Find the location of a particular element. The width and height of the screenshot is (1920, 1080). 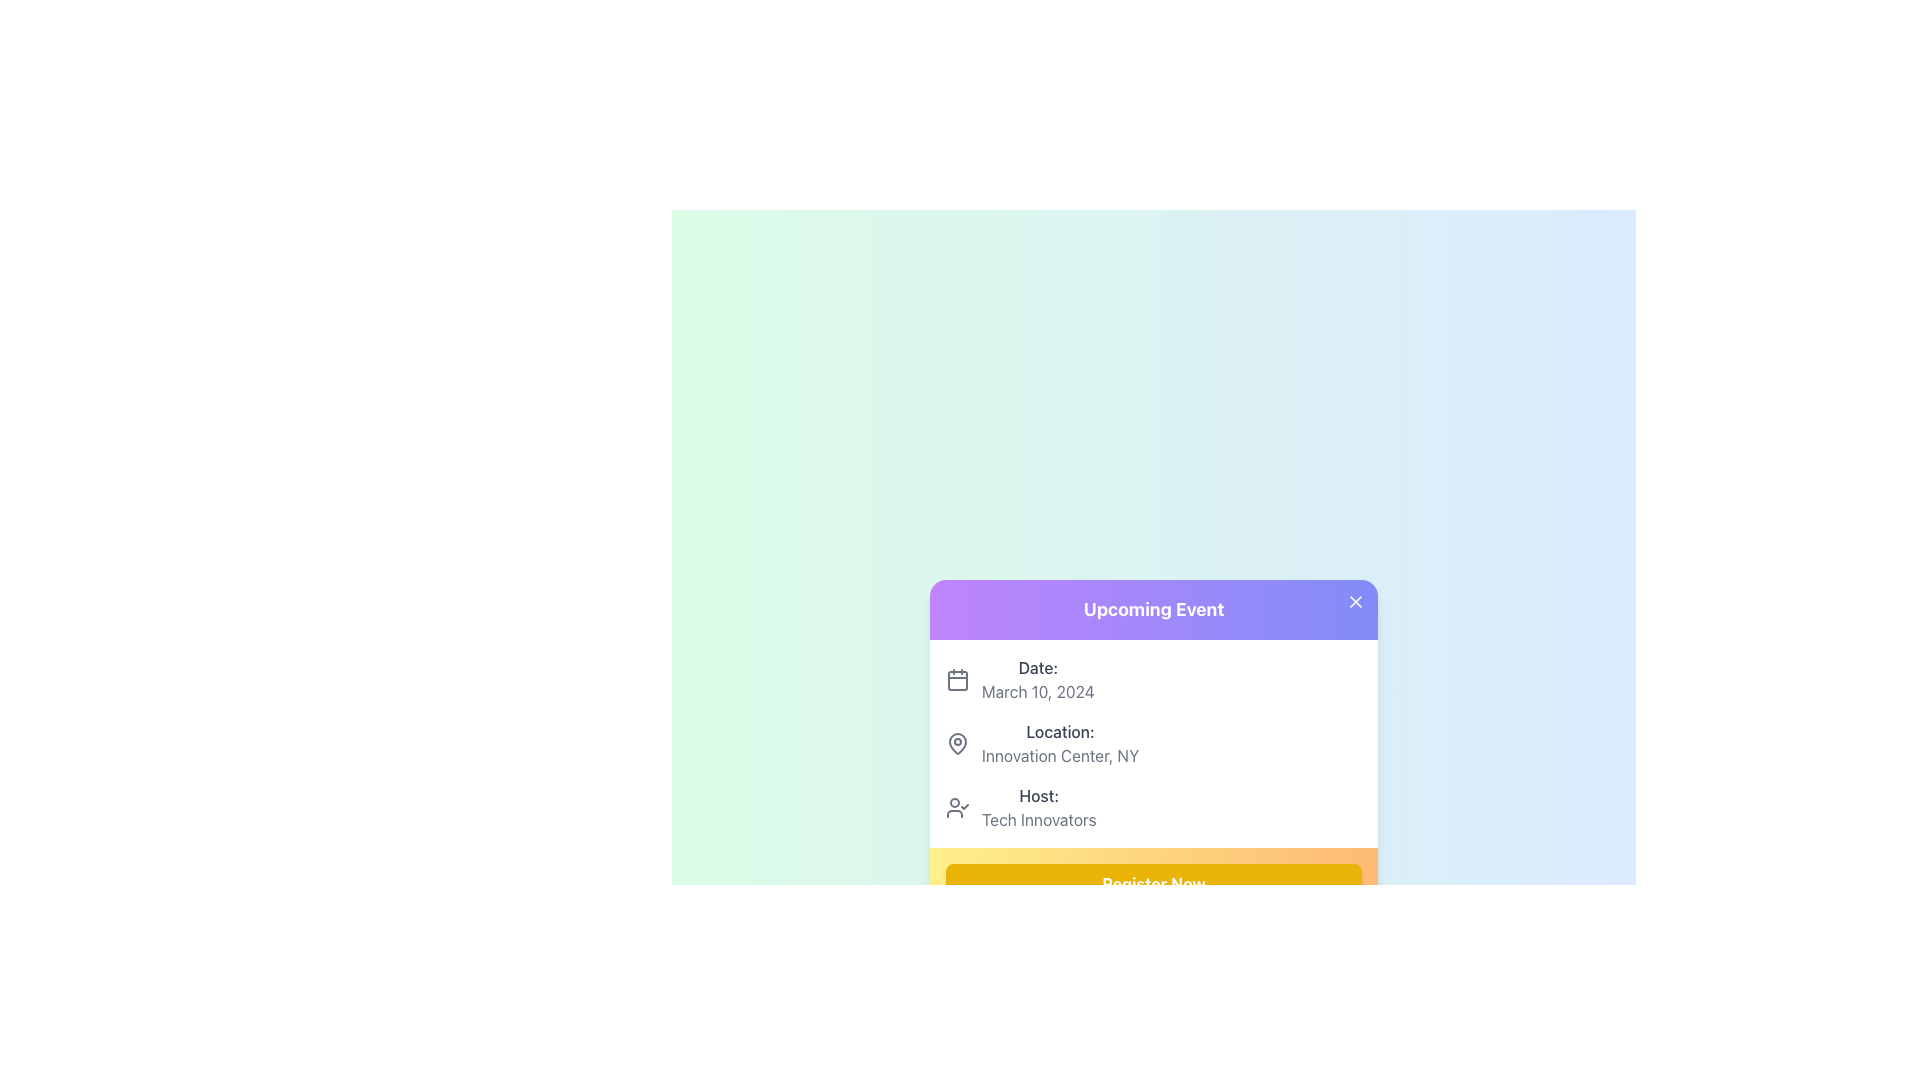

text from the label displaying 'Tech Innovators', which is located within the context labeled 'Host:' on the event detail card is located at coordinates (1039, 820).